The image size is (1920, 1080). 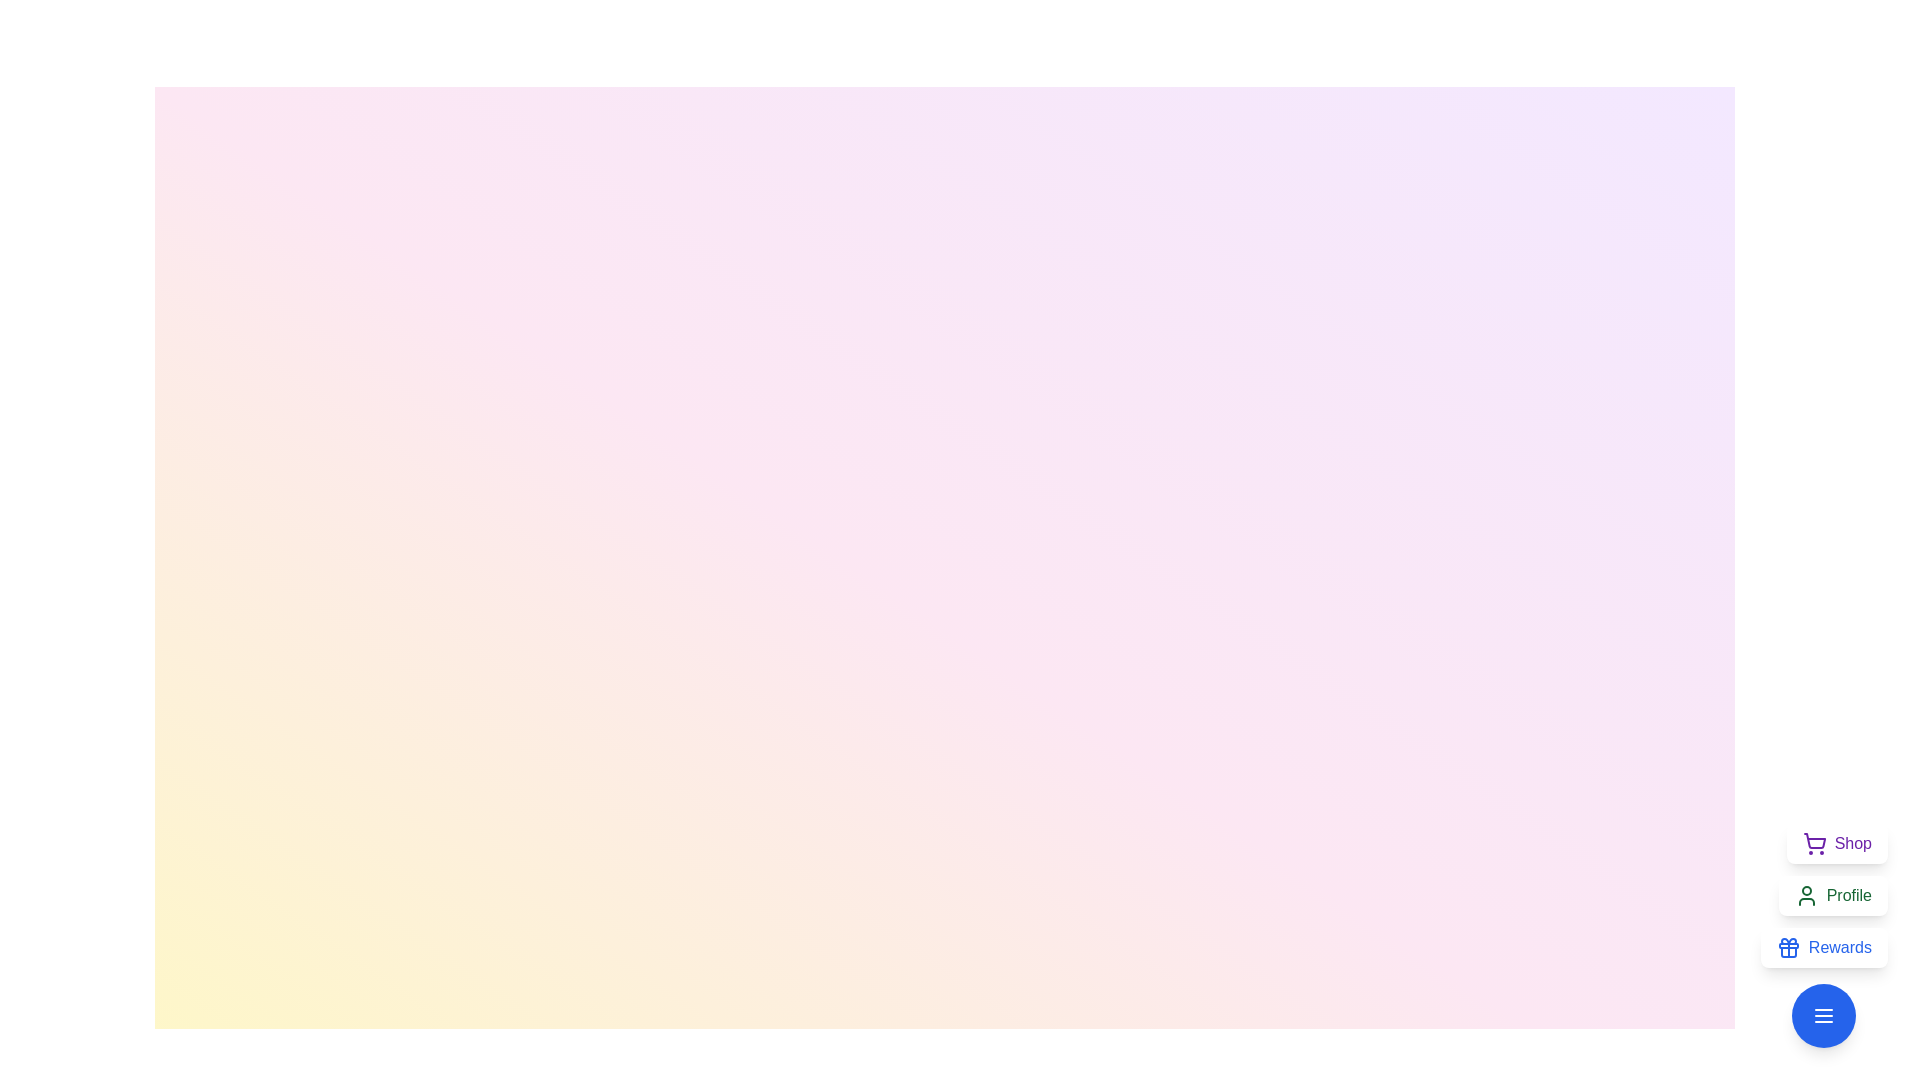 I want to click on the blue gift icon in the sidebar menu, so click(x=1788, y=947).